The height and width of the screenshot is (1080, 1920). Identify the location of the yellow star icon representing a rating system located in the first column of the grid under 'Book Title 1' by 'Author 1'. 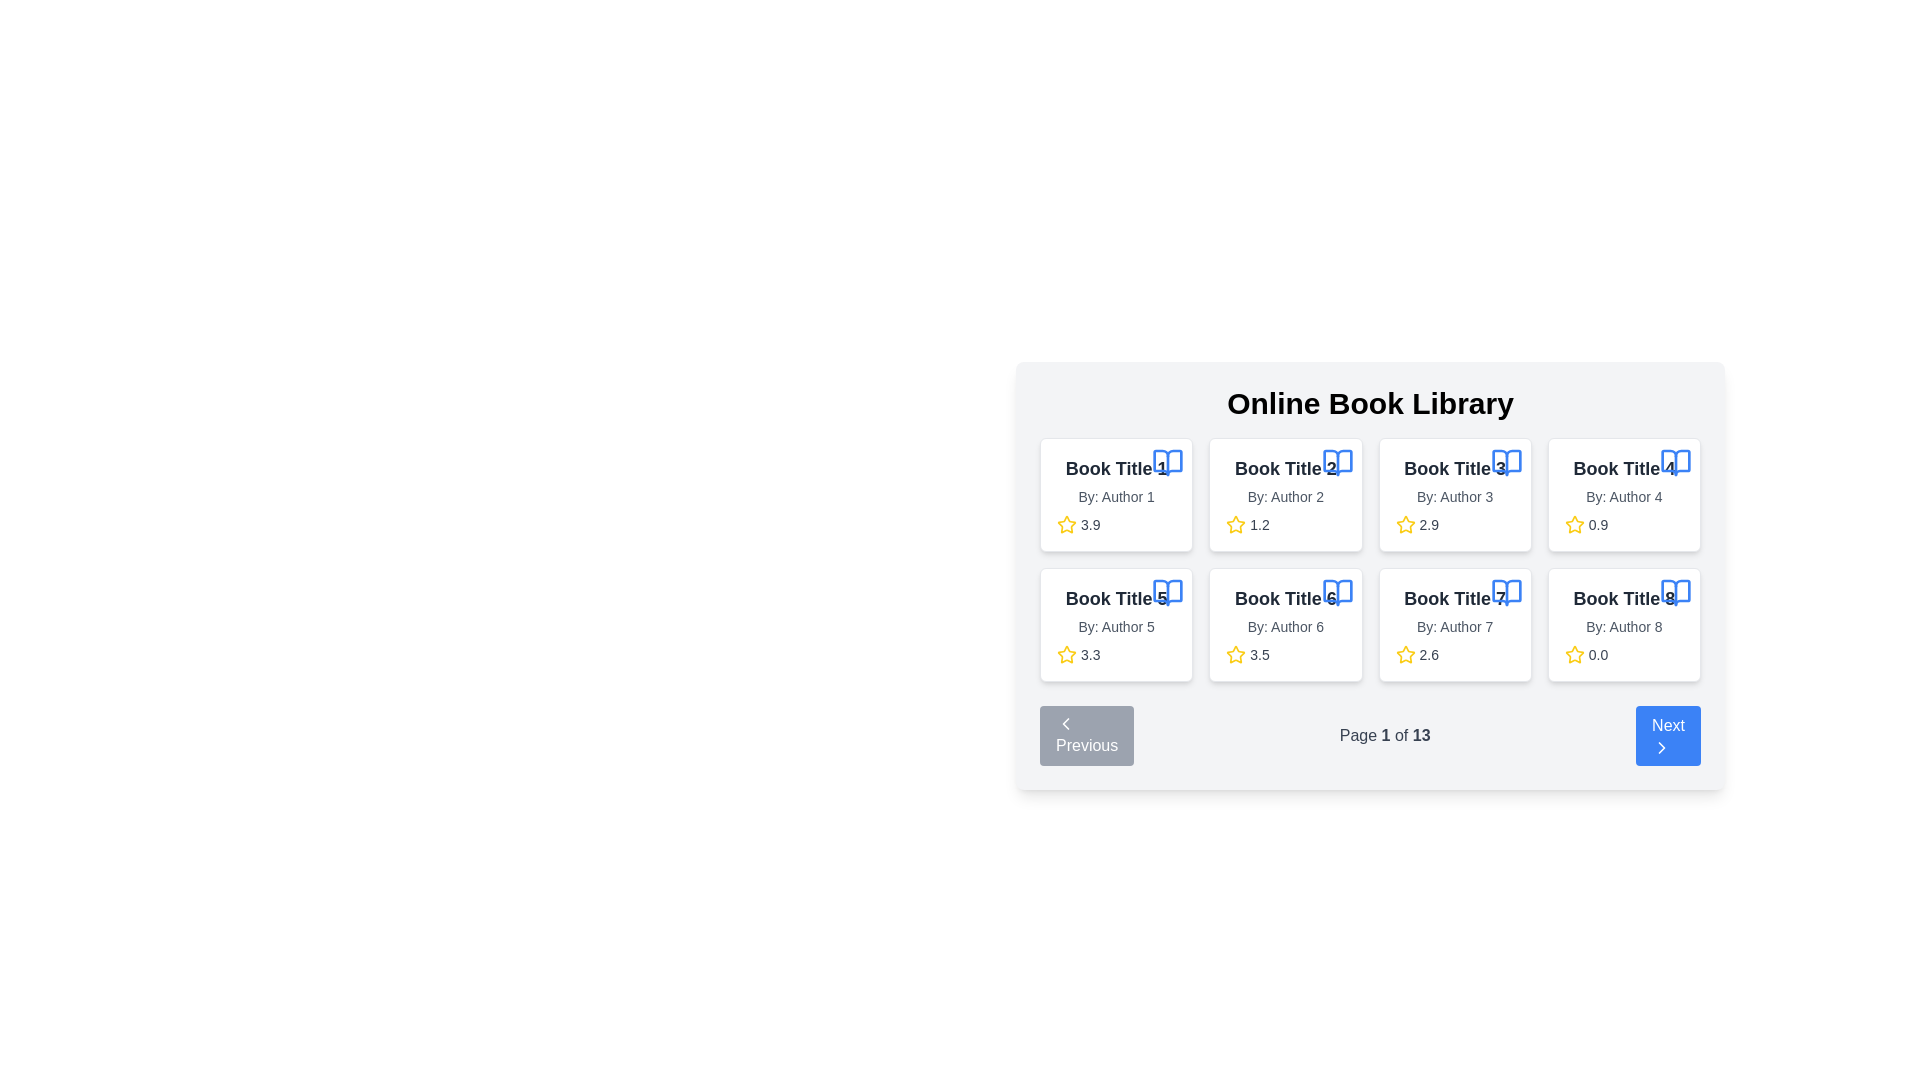
(1065, 523).